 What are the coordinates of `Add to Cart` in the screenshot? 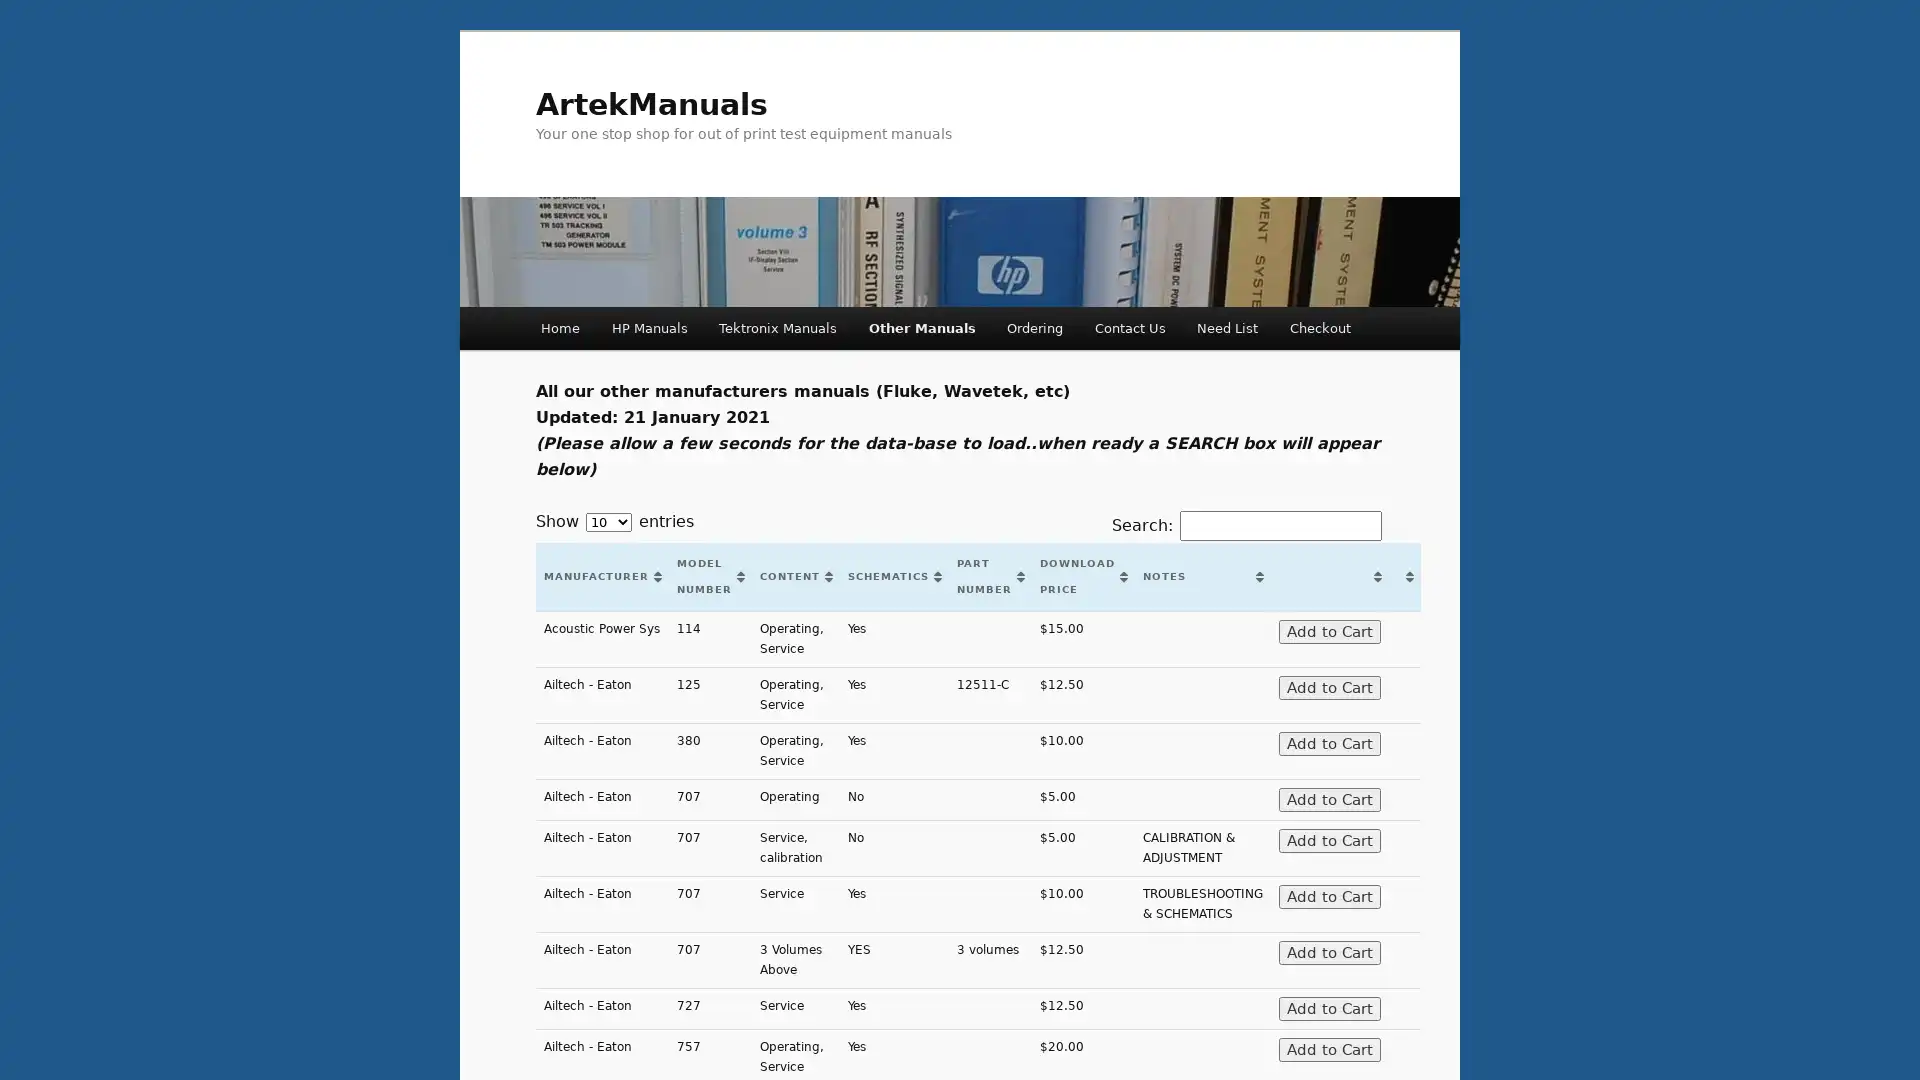 It's located at (1329, 686).